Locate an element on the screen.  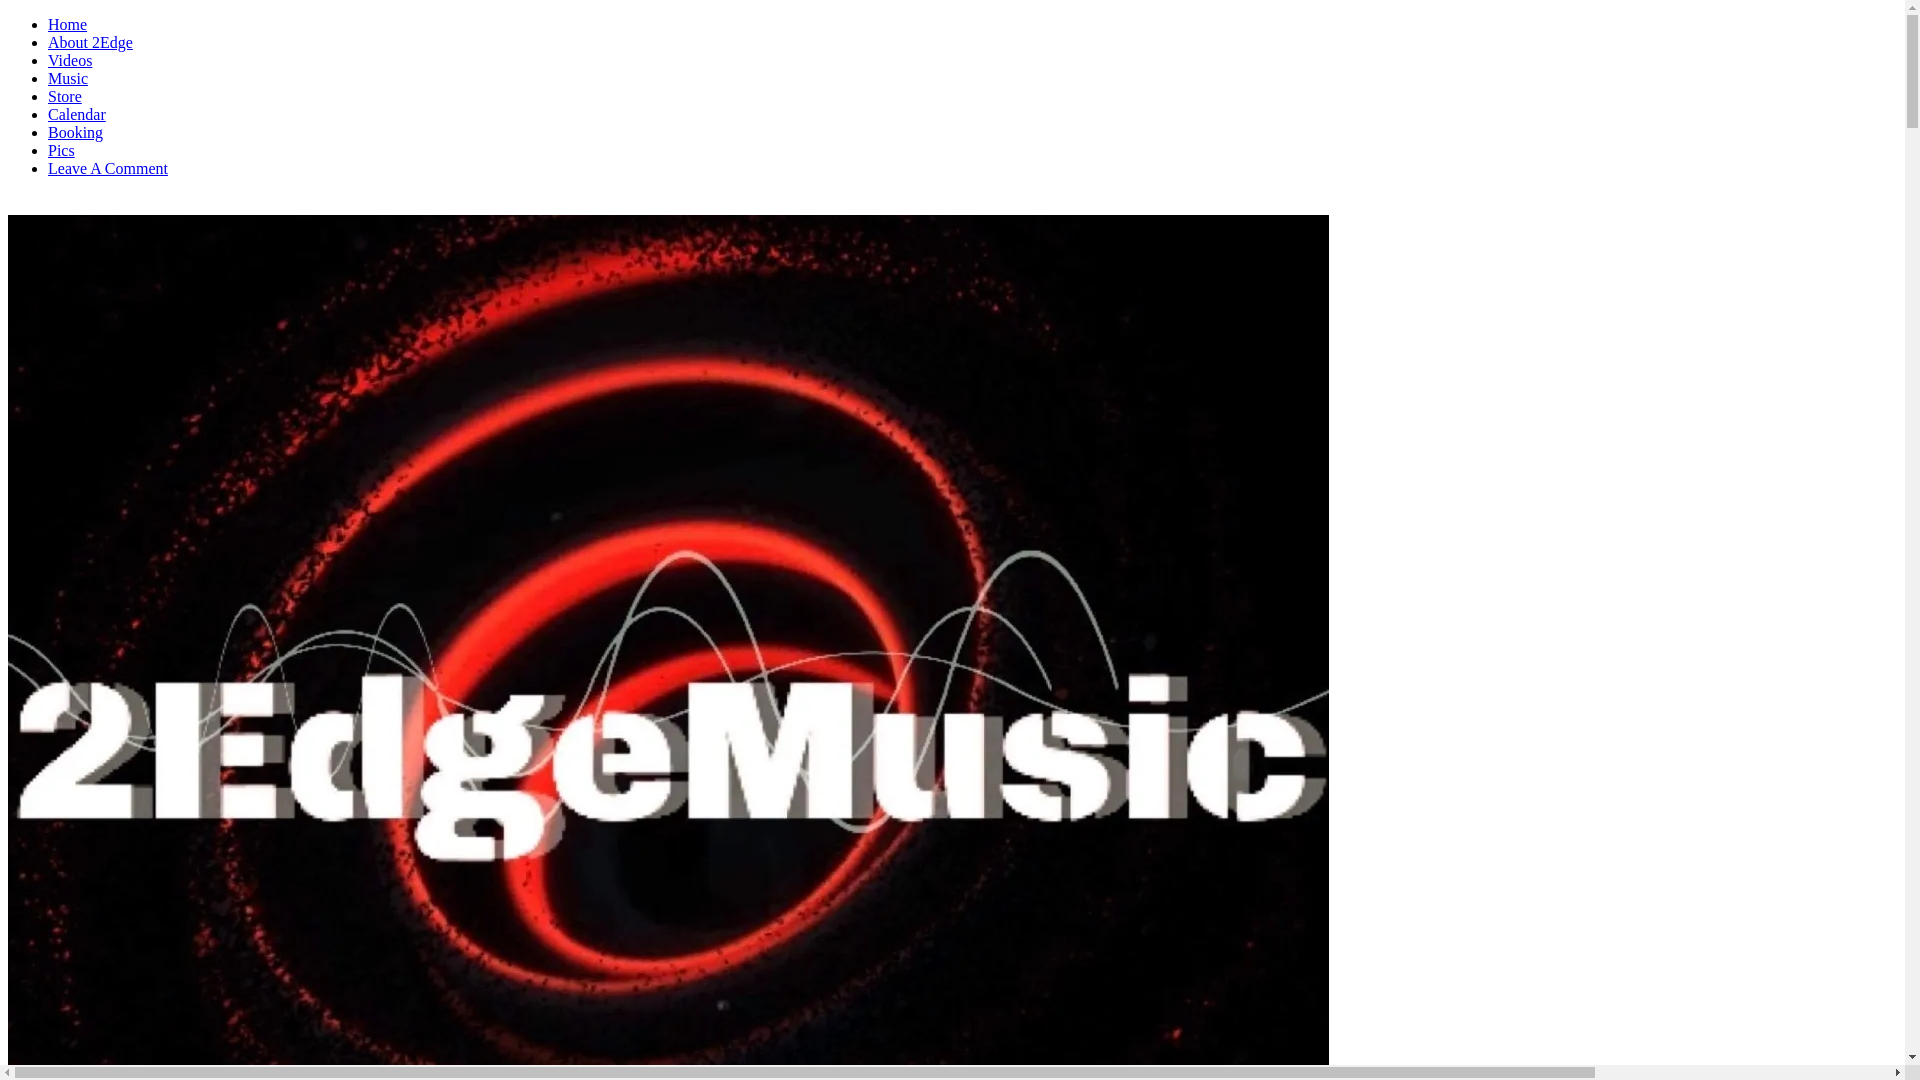
'About 2Edge' is located at coordinates (89, 42).